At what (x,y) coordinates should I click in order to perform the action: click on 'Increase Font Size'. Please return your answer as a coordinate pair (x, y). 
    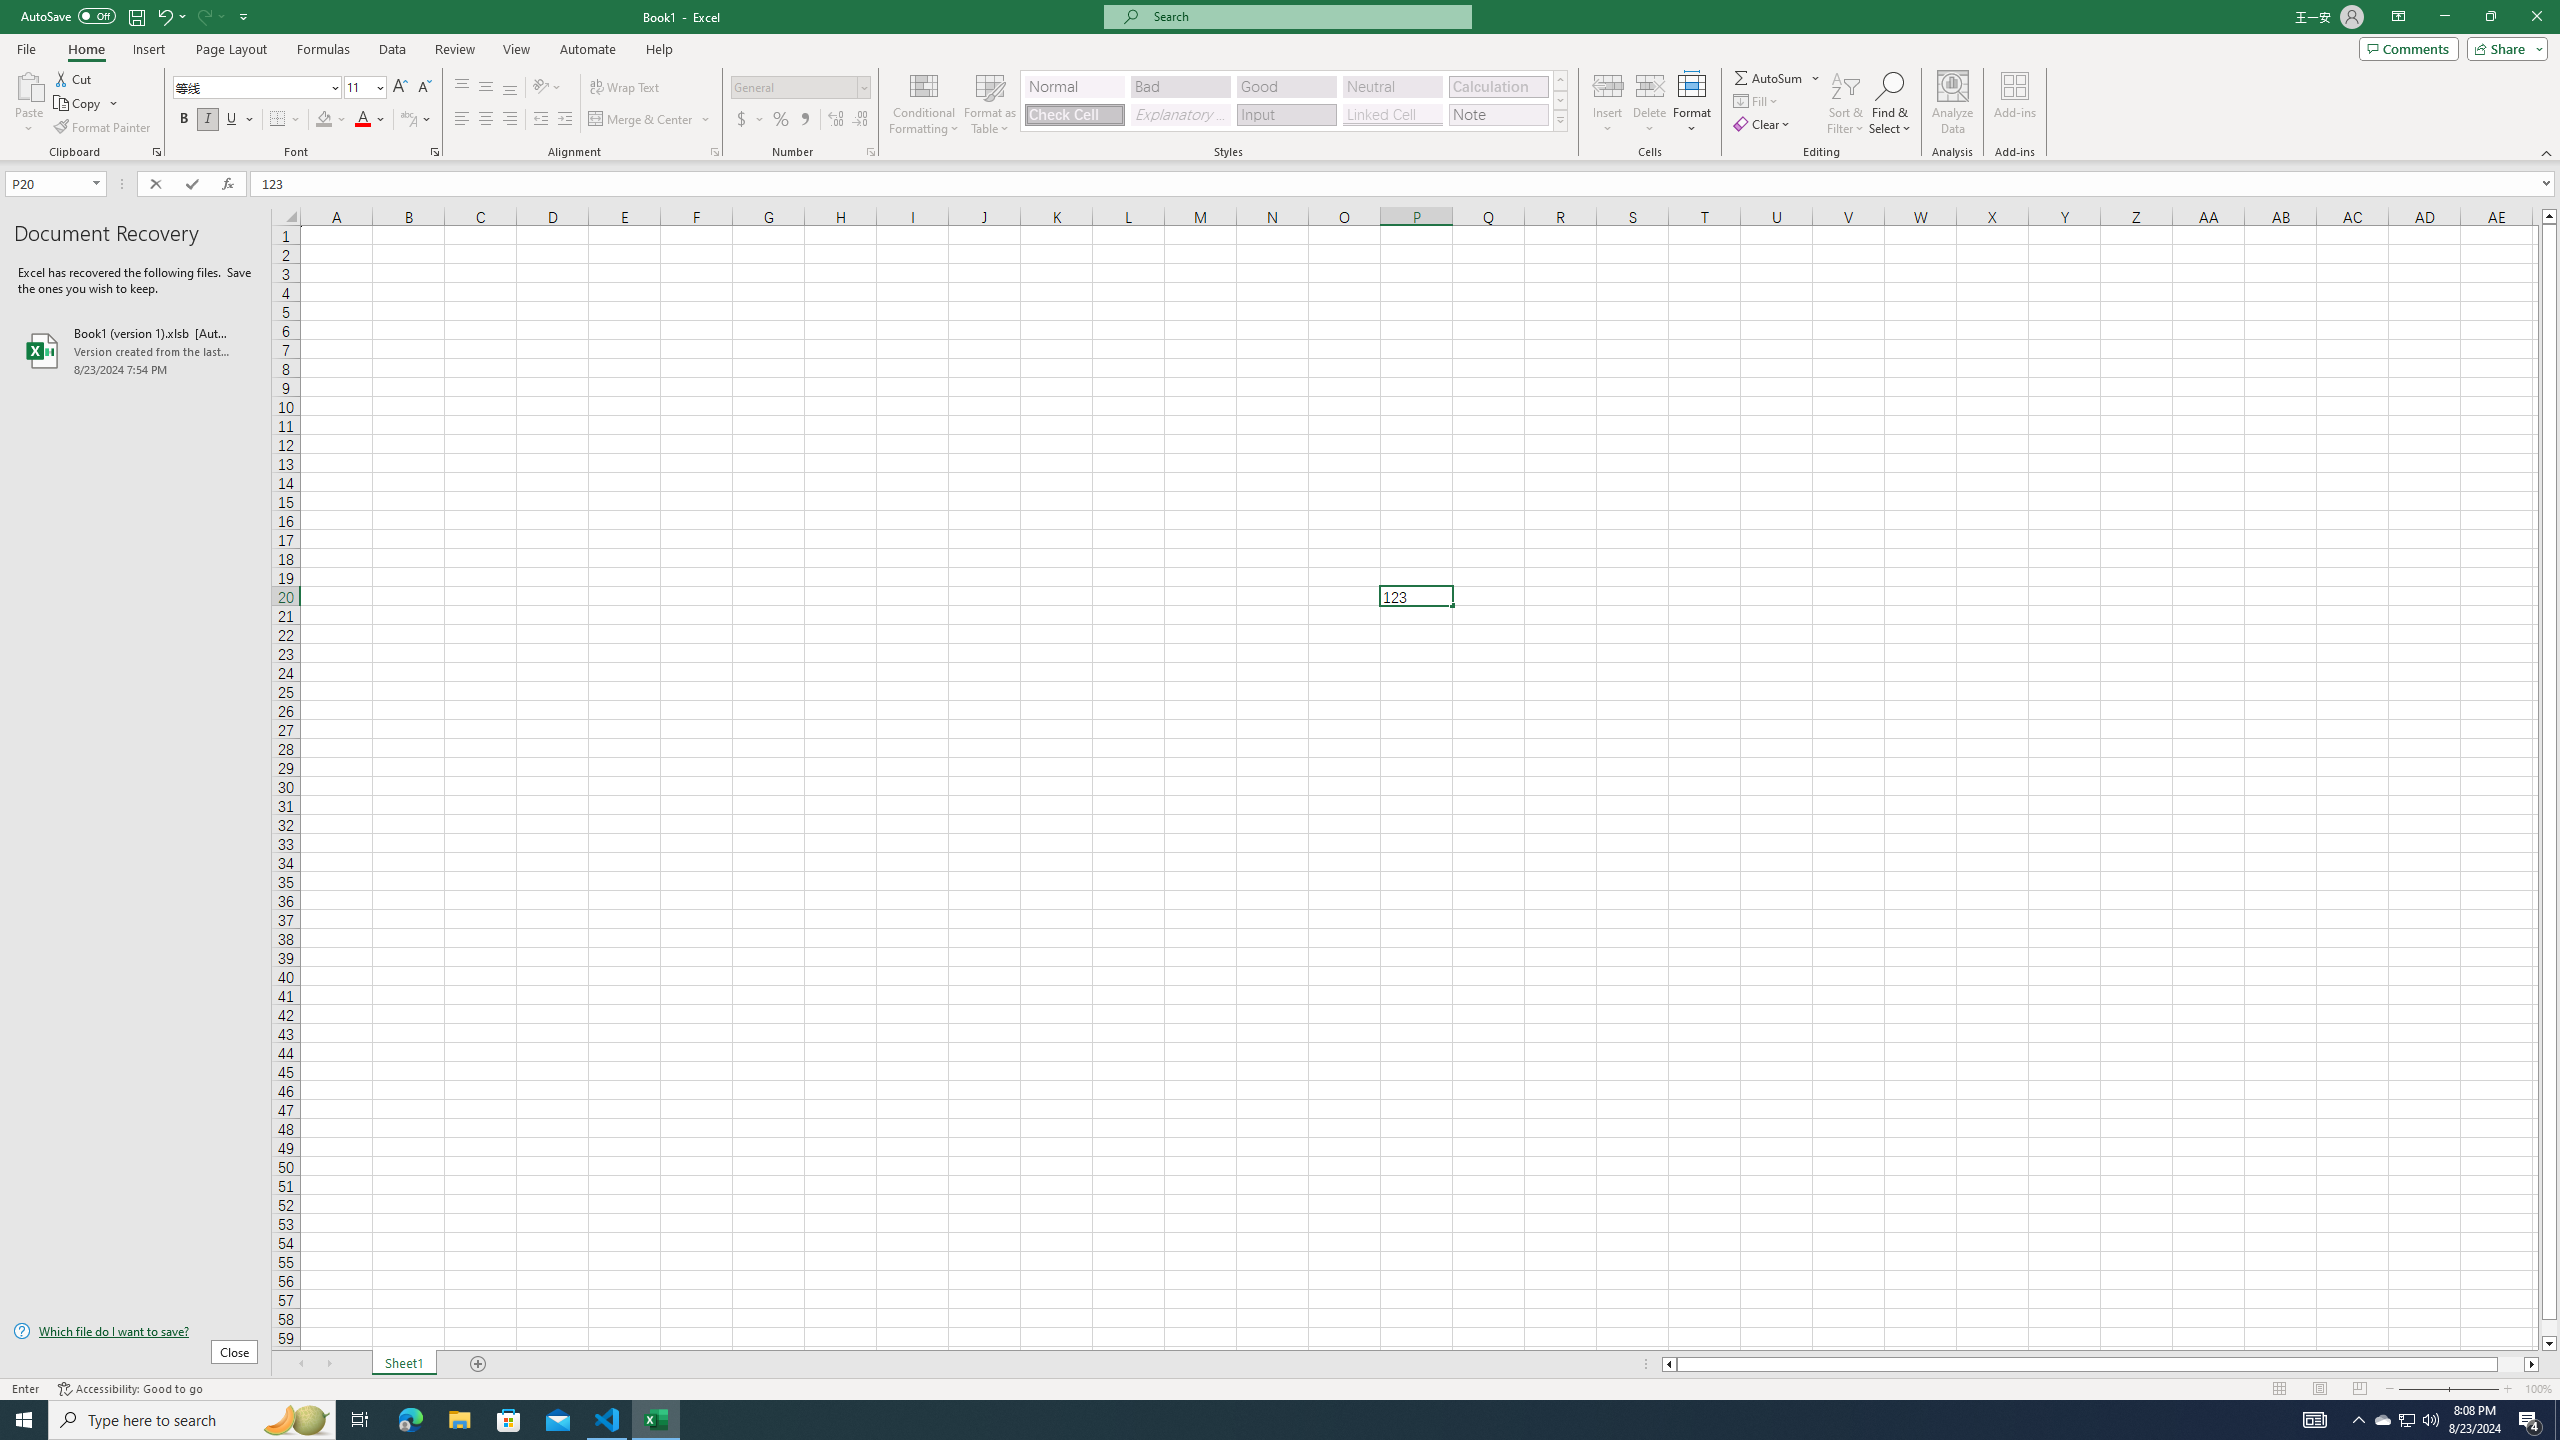
    Looking at the image, I should click on (399, 87).